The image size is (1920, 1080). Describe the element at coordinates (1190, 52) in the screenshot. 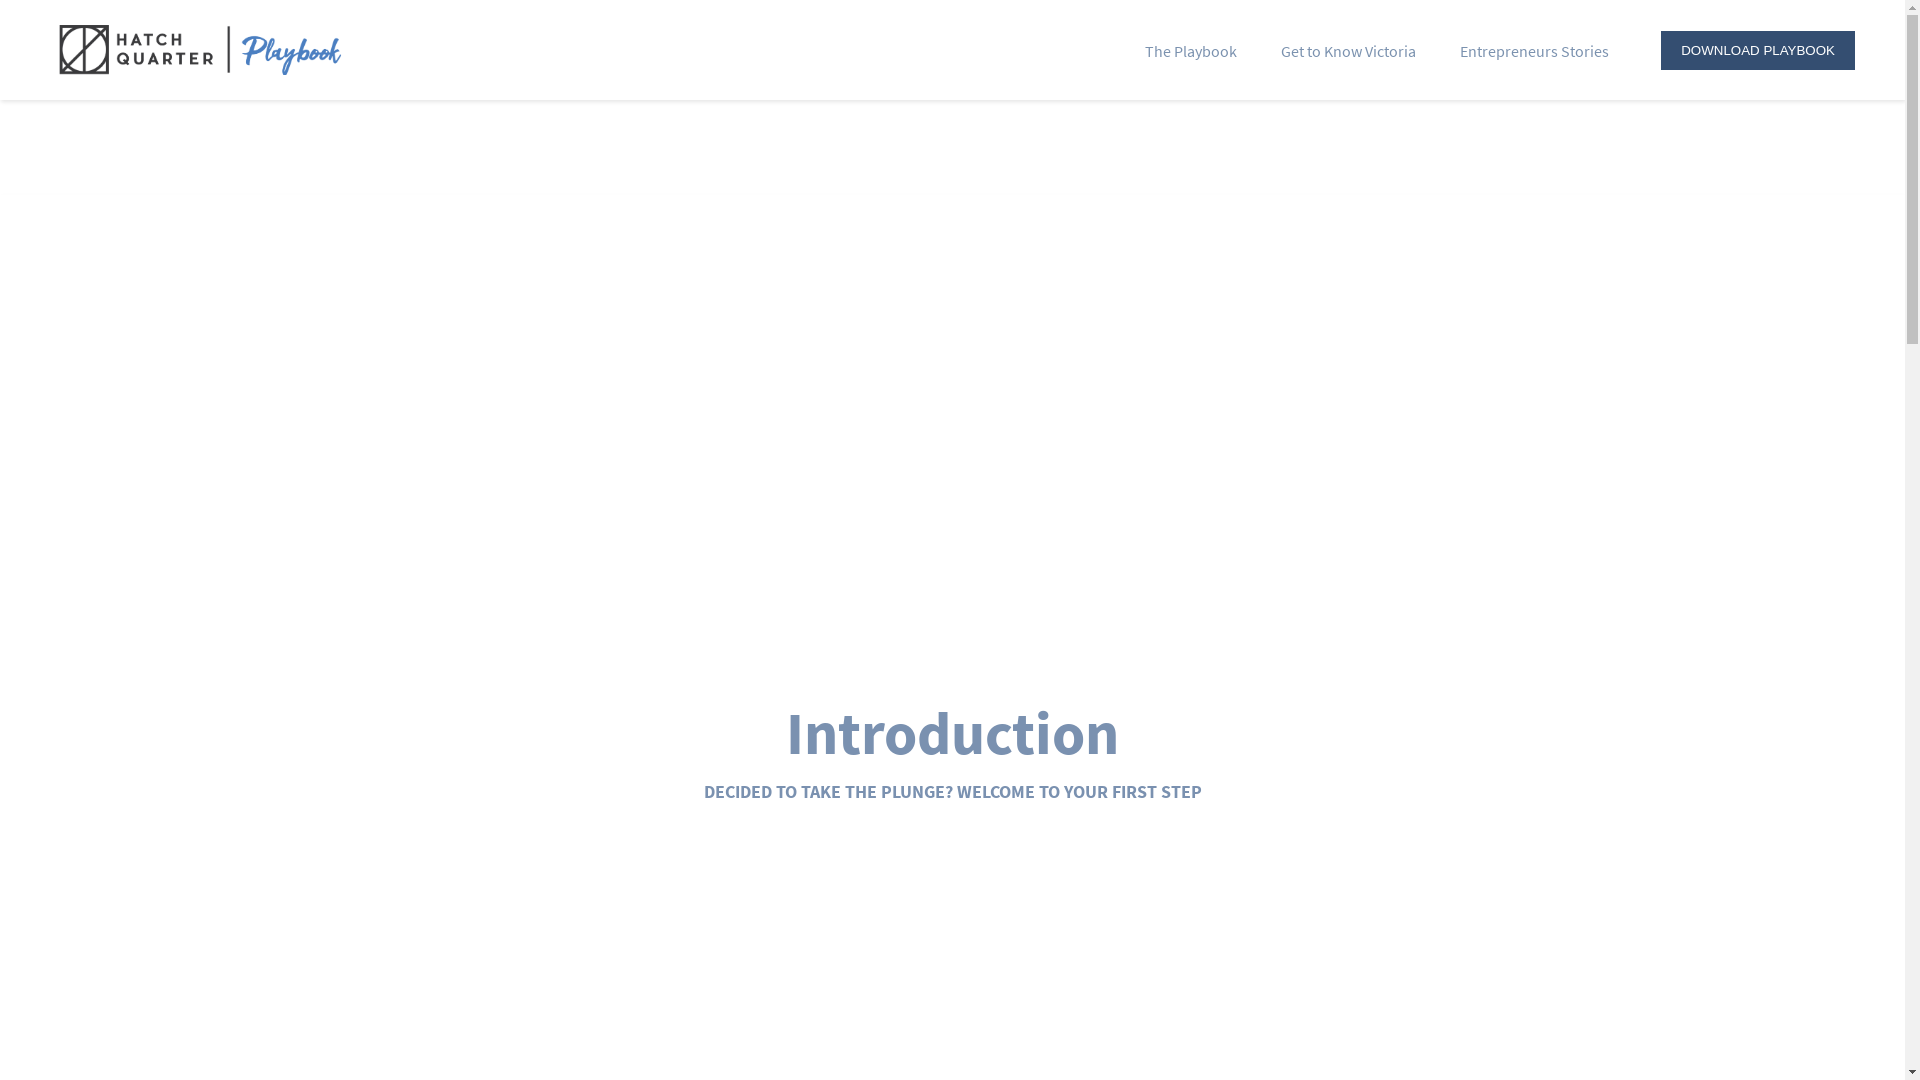

I see `'The Playbook'` at that location.